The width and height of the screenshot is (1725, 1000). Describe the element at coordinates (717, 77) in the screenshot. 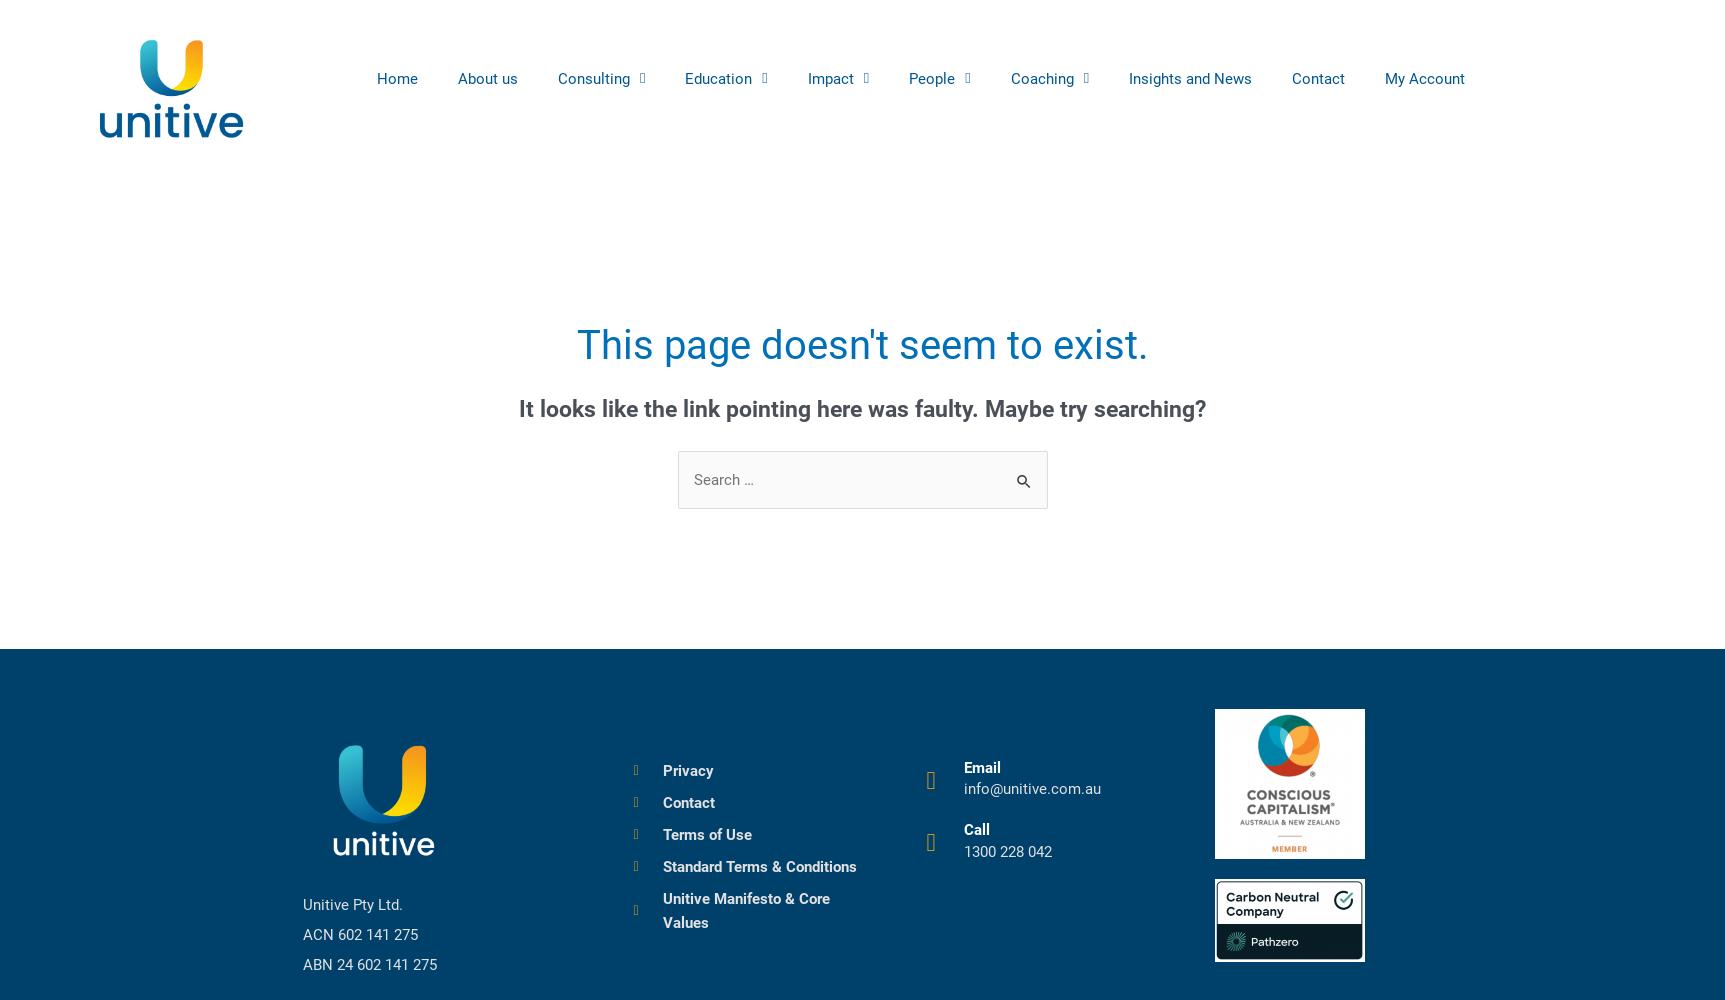

I see `'Education'` at that location.